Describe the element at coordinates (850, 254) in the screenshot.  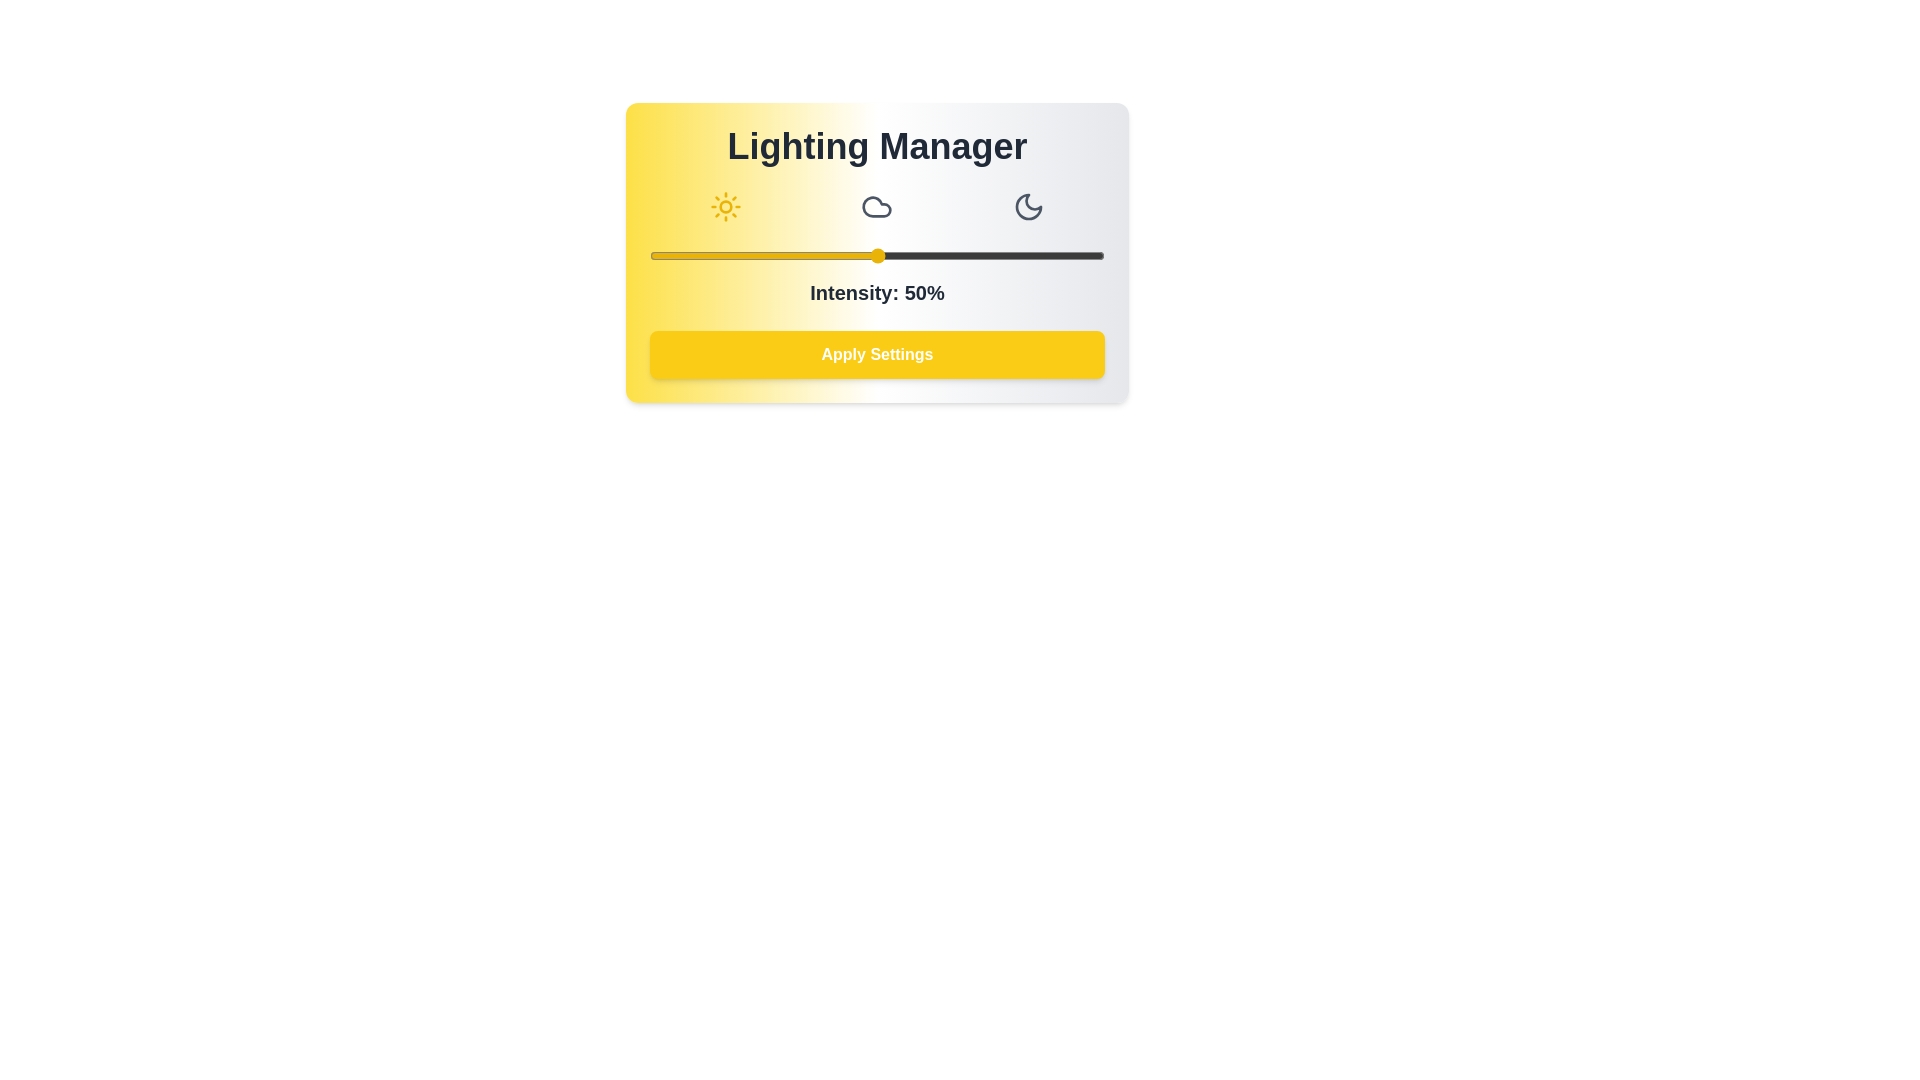
I see `the light intensity slider to 44%` at that location.